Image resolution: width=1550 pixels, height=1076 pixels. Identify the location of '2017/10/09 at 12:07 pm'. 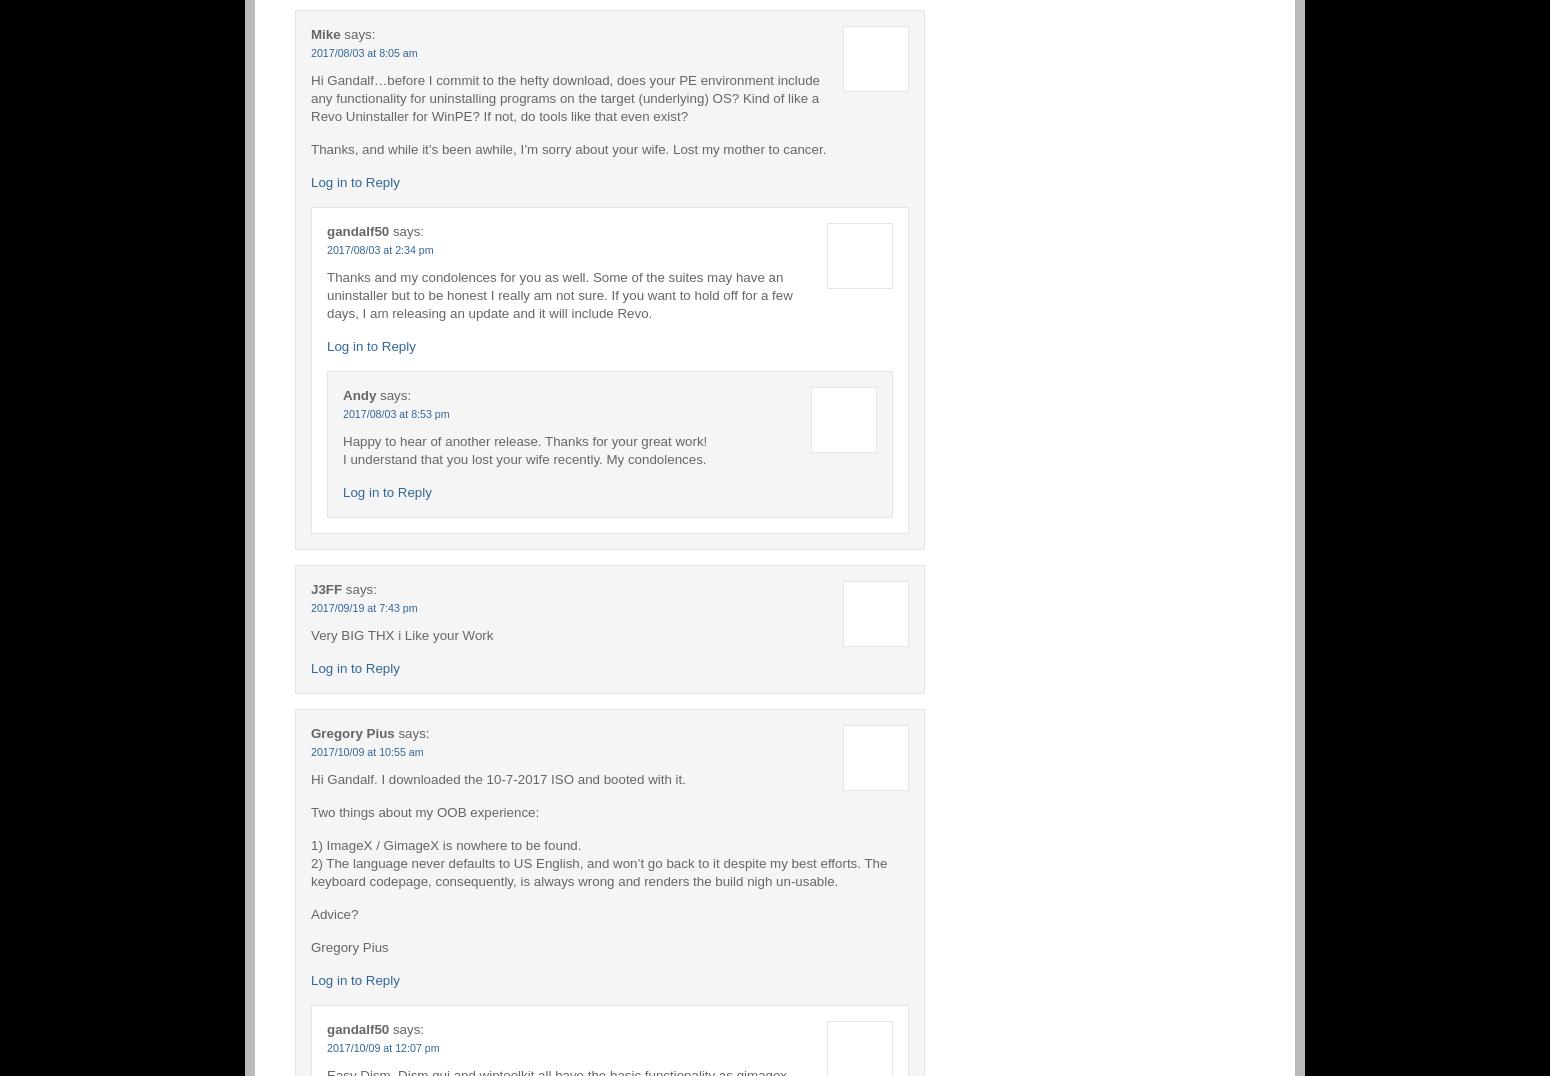
(326, 1046).